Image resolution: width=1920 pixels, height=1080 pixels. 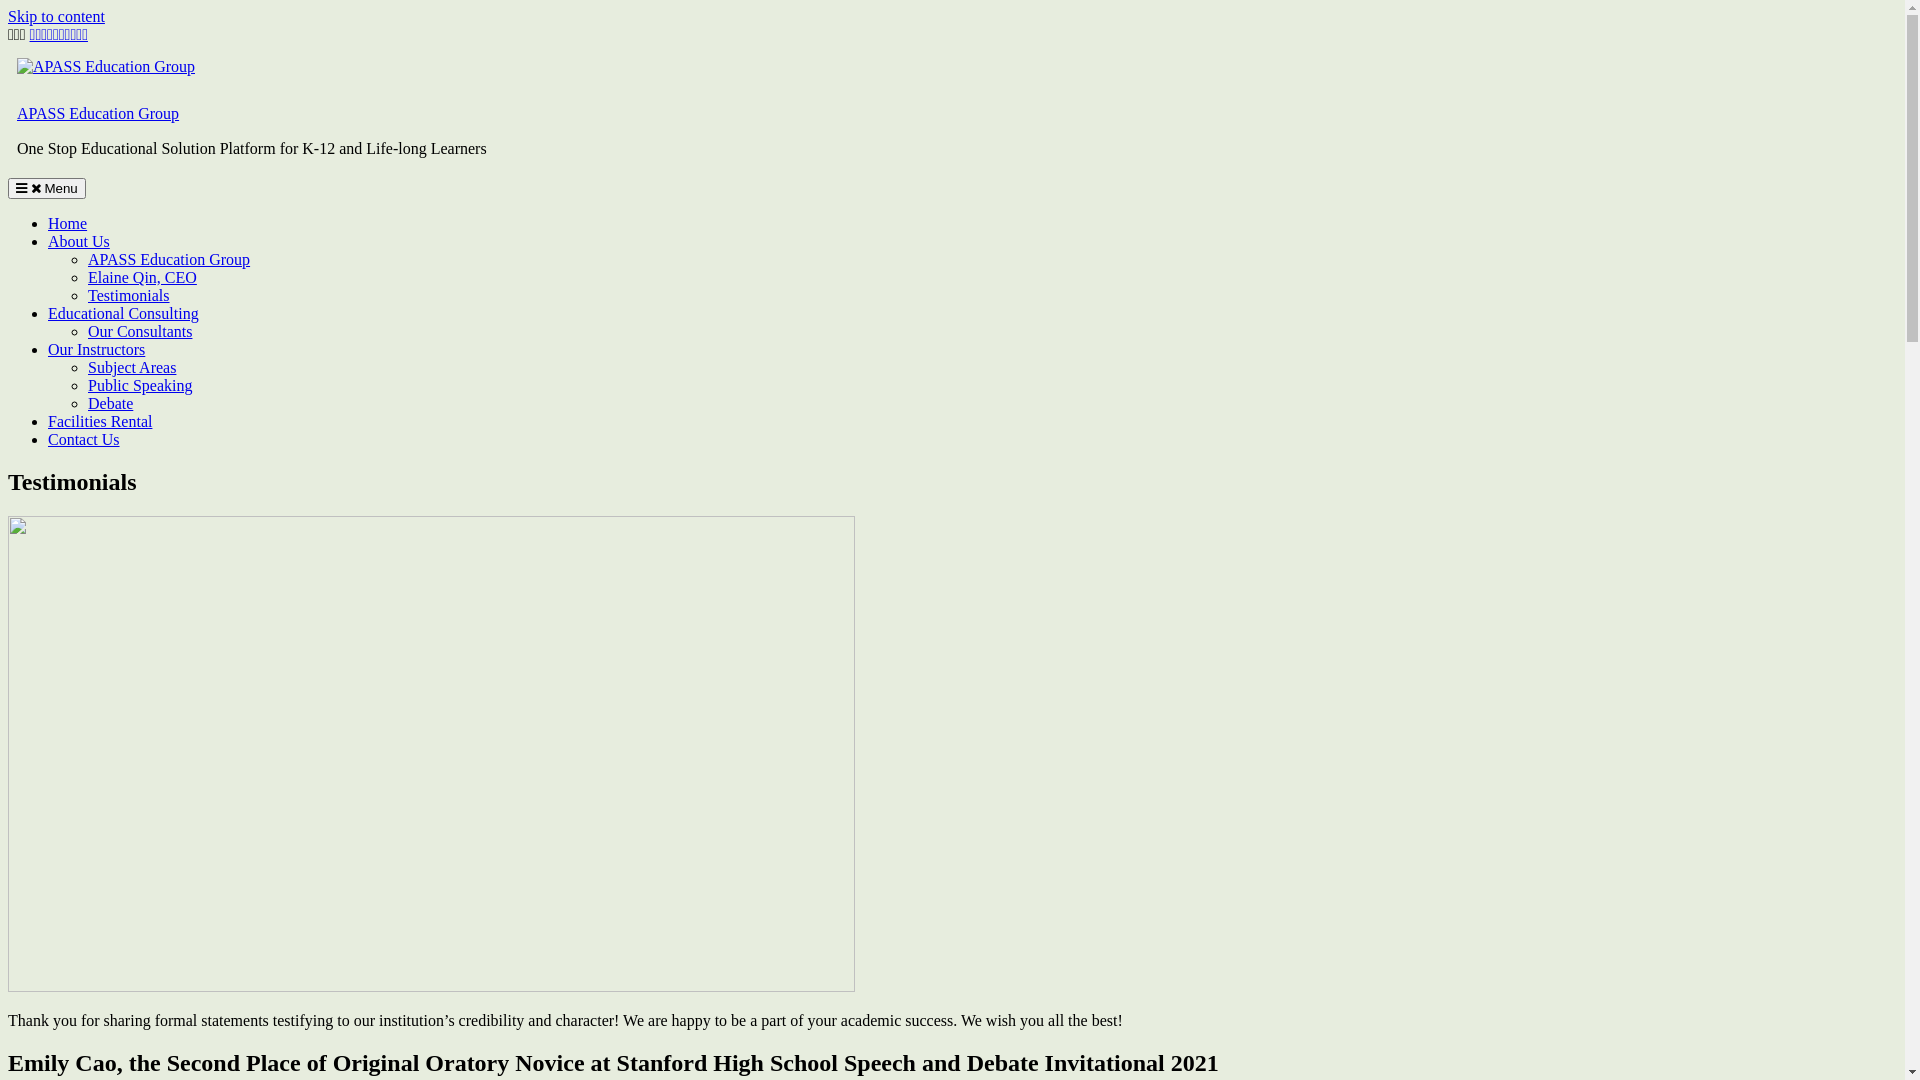 I want to click on 'Educational Consulting', so click(x=122, y=313).